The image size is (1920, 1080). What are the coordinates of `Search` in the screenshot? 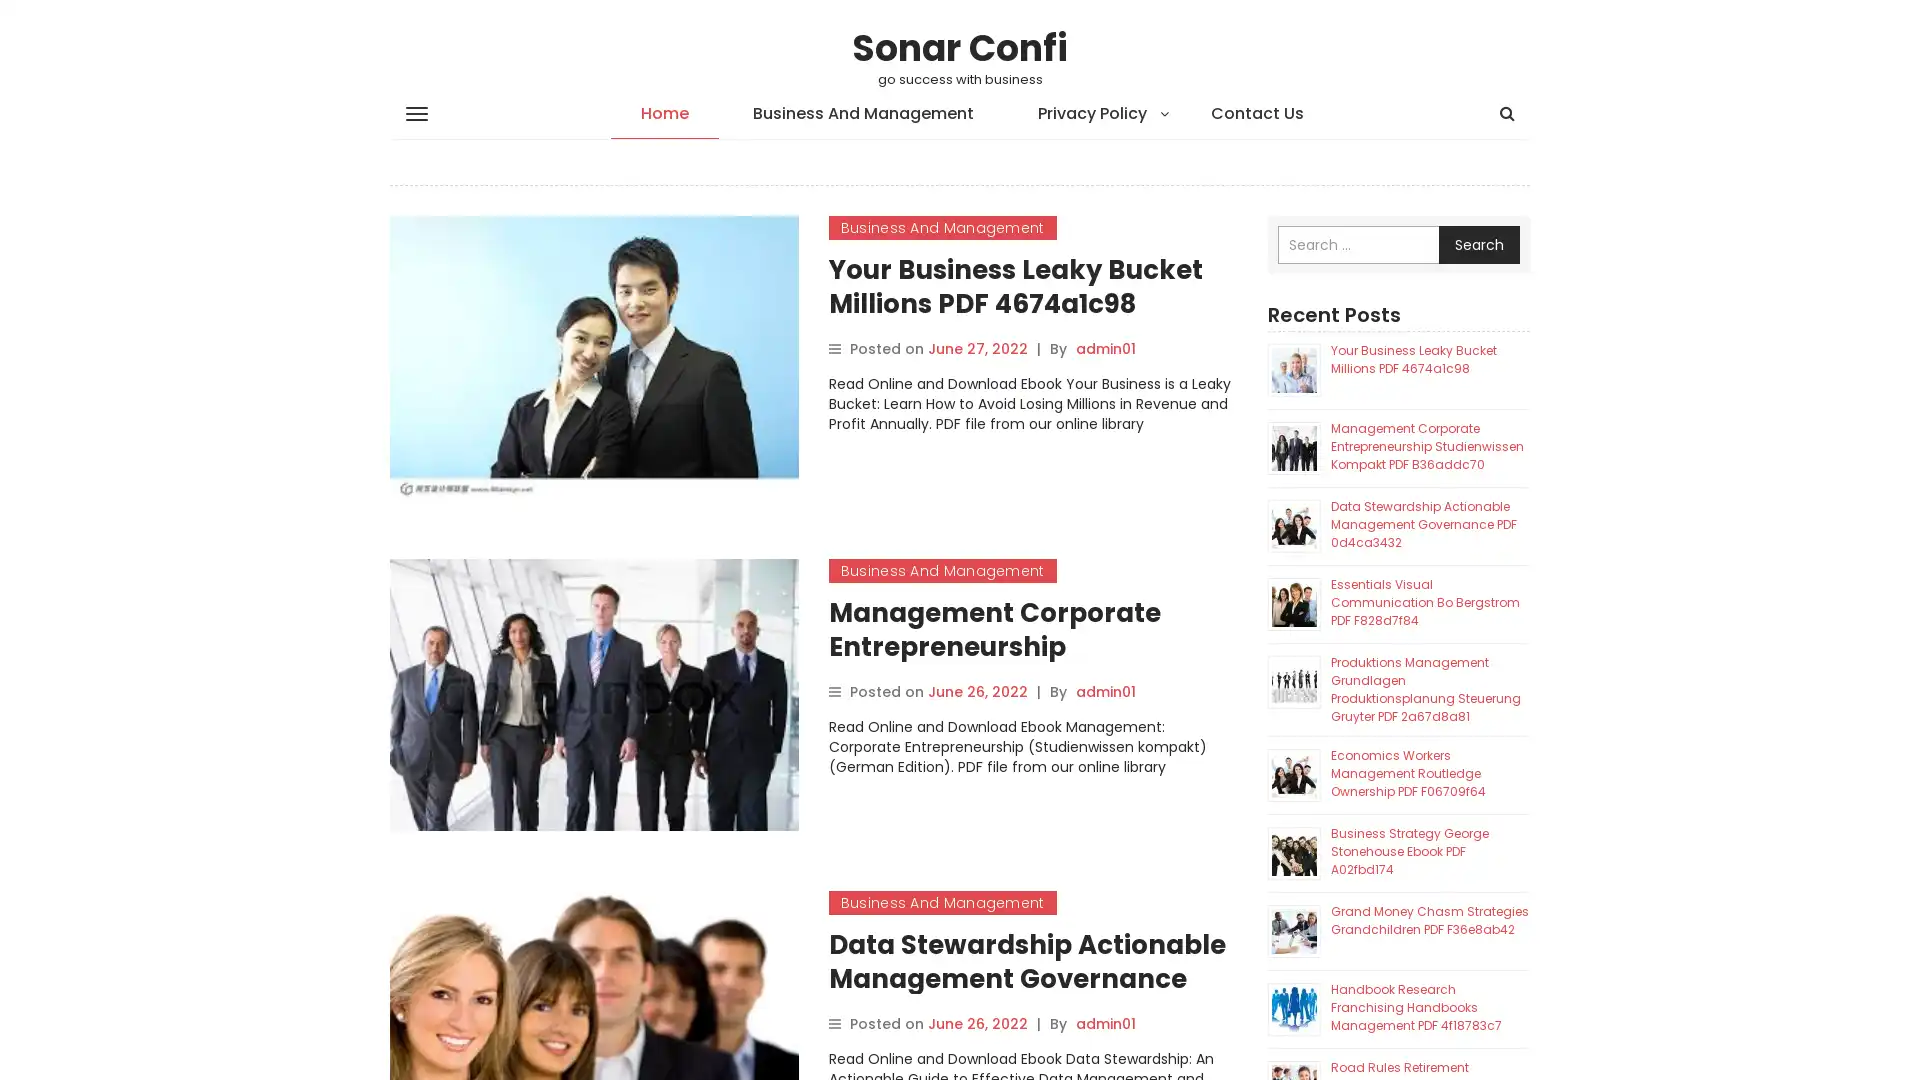 It's located at (1479, 244).